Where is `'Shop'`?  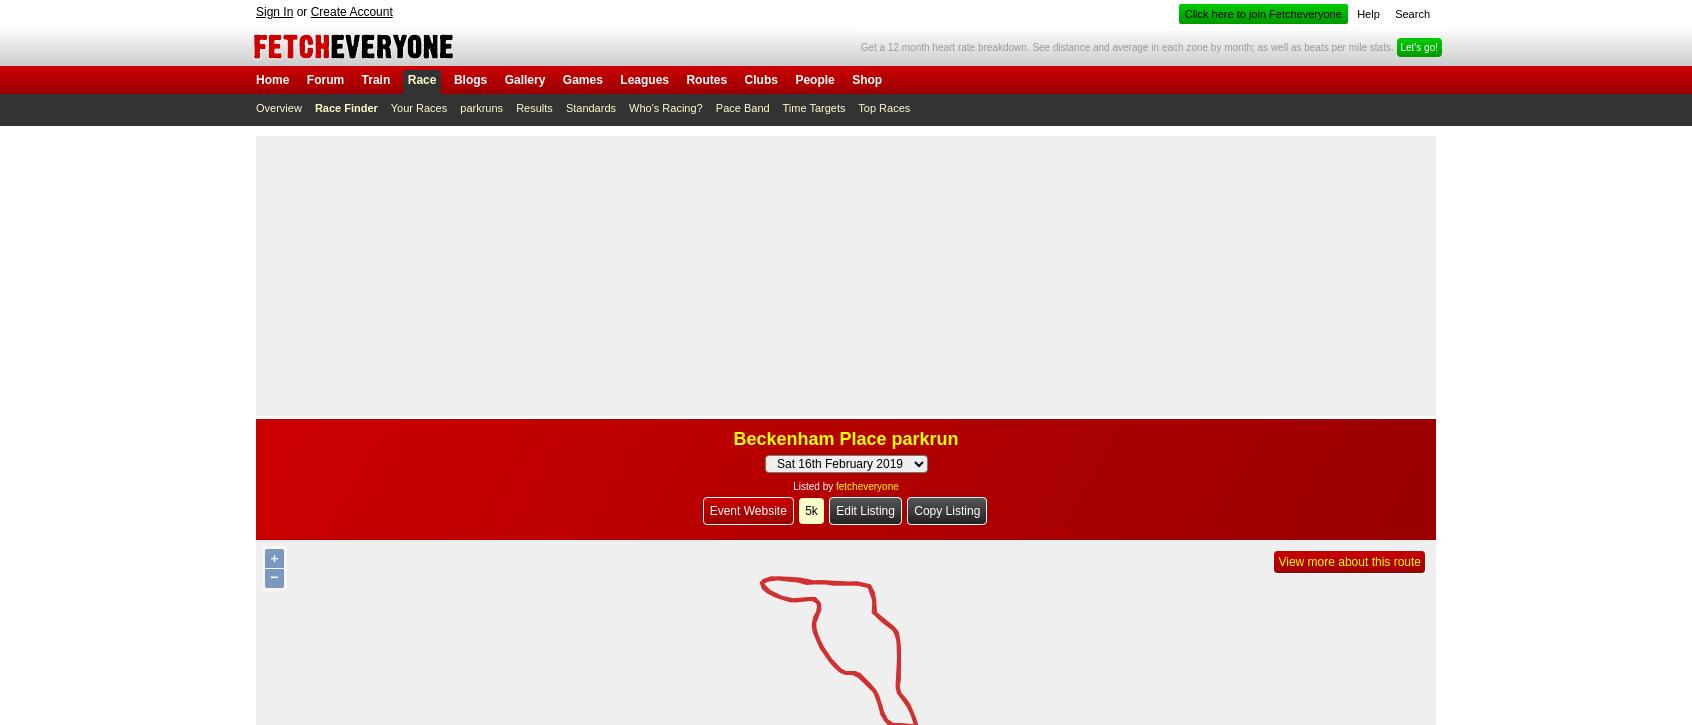 'Shop' is located at coordinates (865, 79).